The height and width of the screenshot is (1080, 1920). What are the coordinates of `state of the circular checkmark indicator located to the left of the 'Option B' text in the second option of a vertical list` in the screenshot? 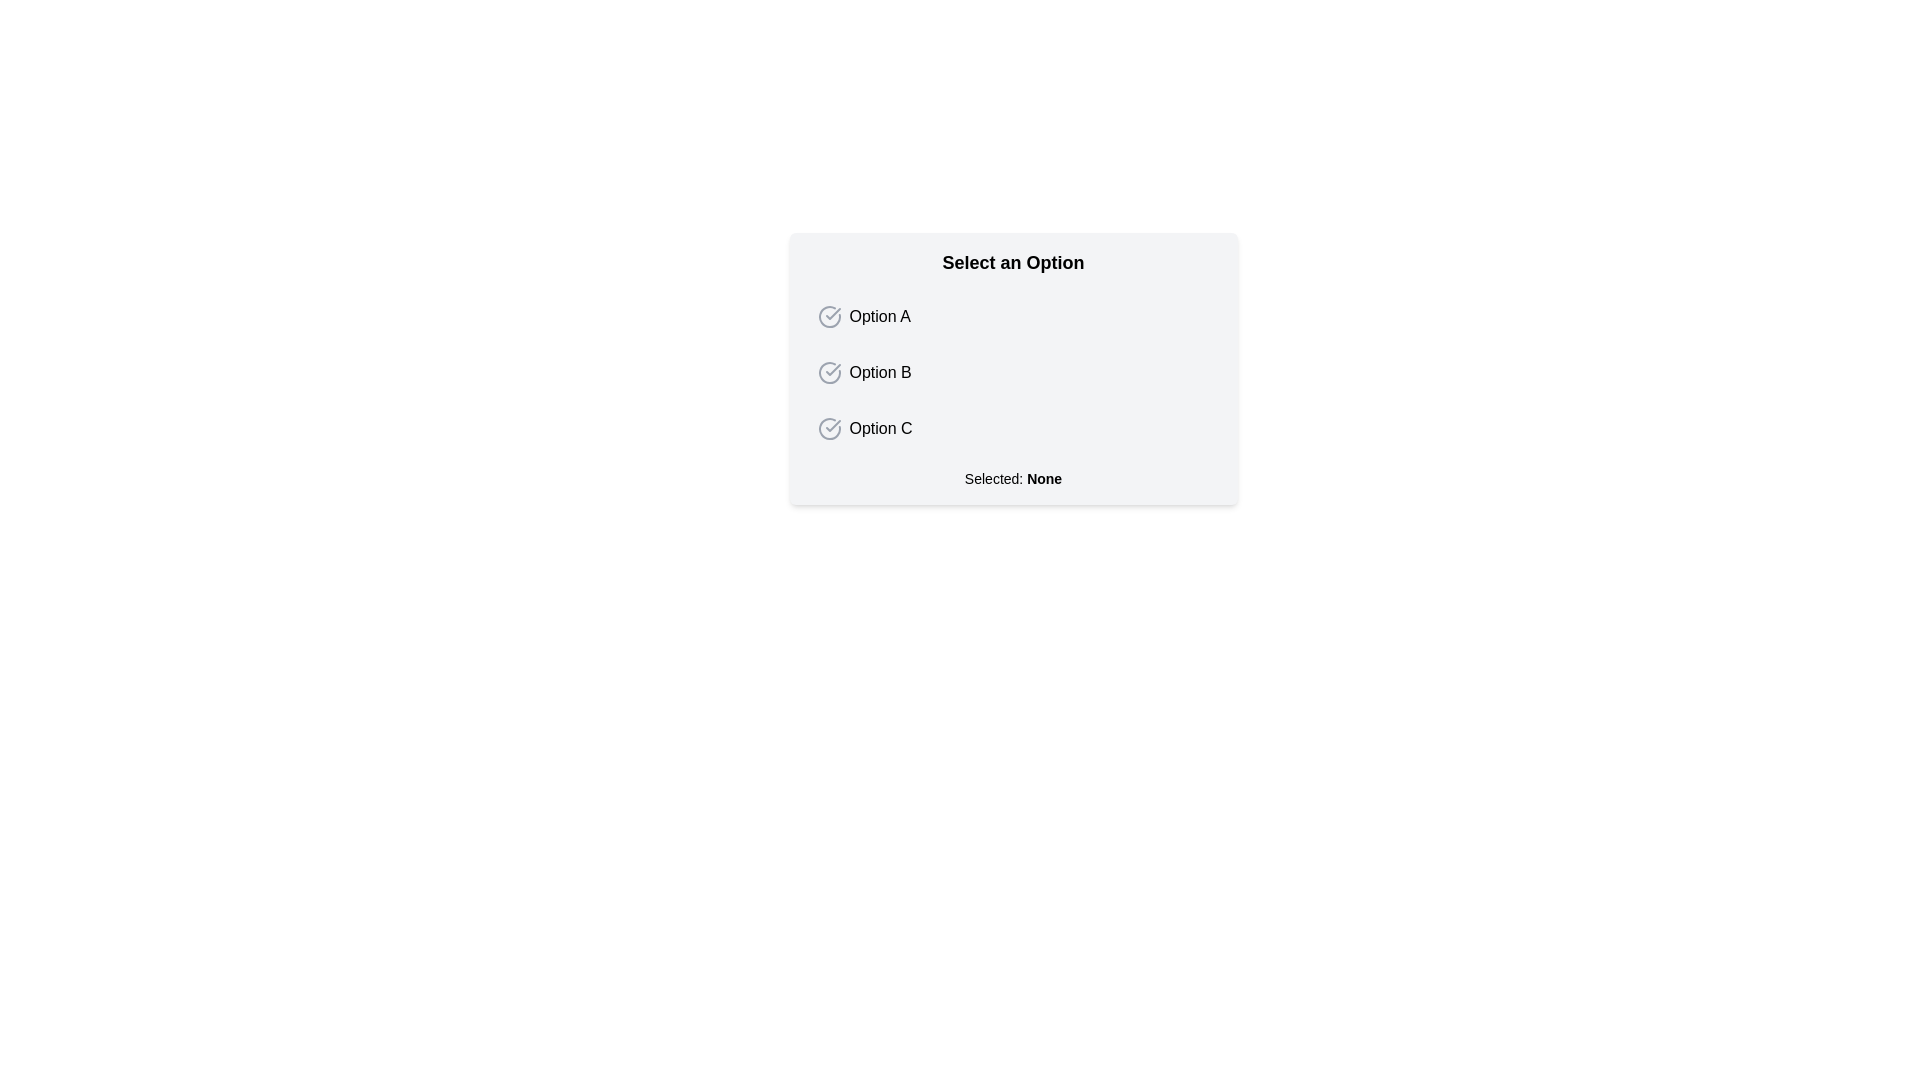 It's located at (829, 373).